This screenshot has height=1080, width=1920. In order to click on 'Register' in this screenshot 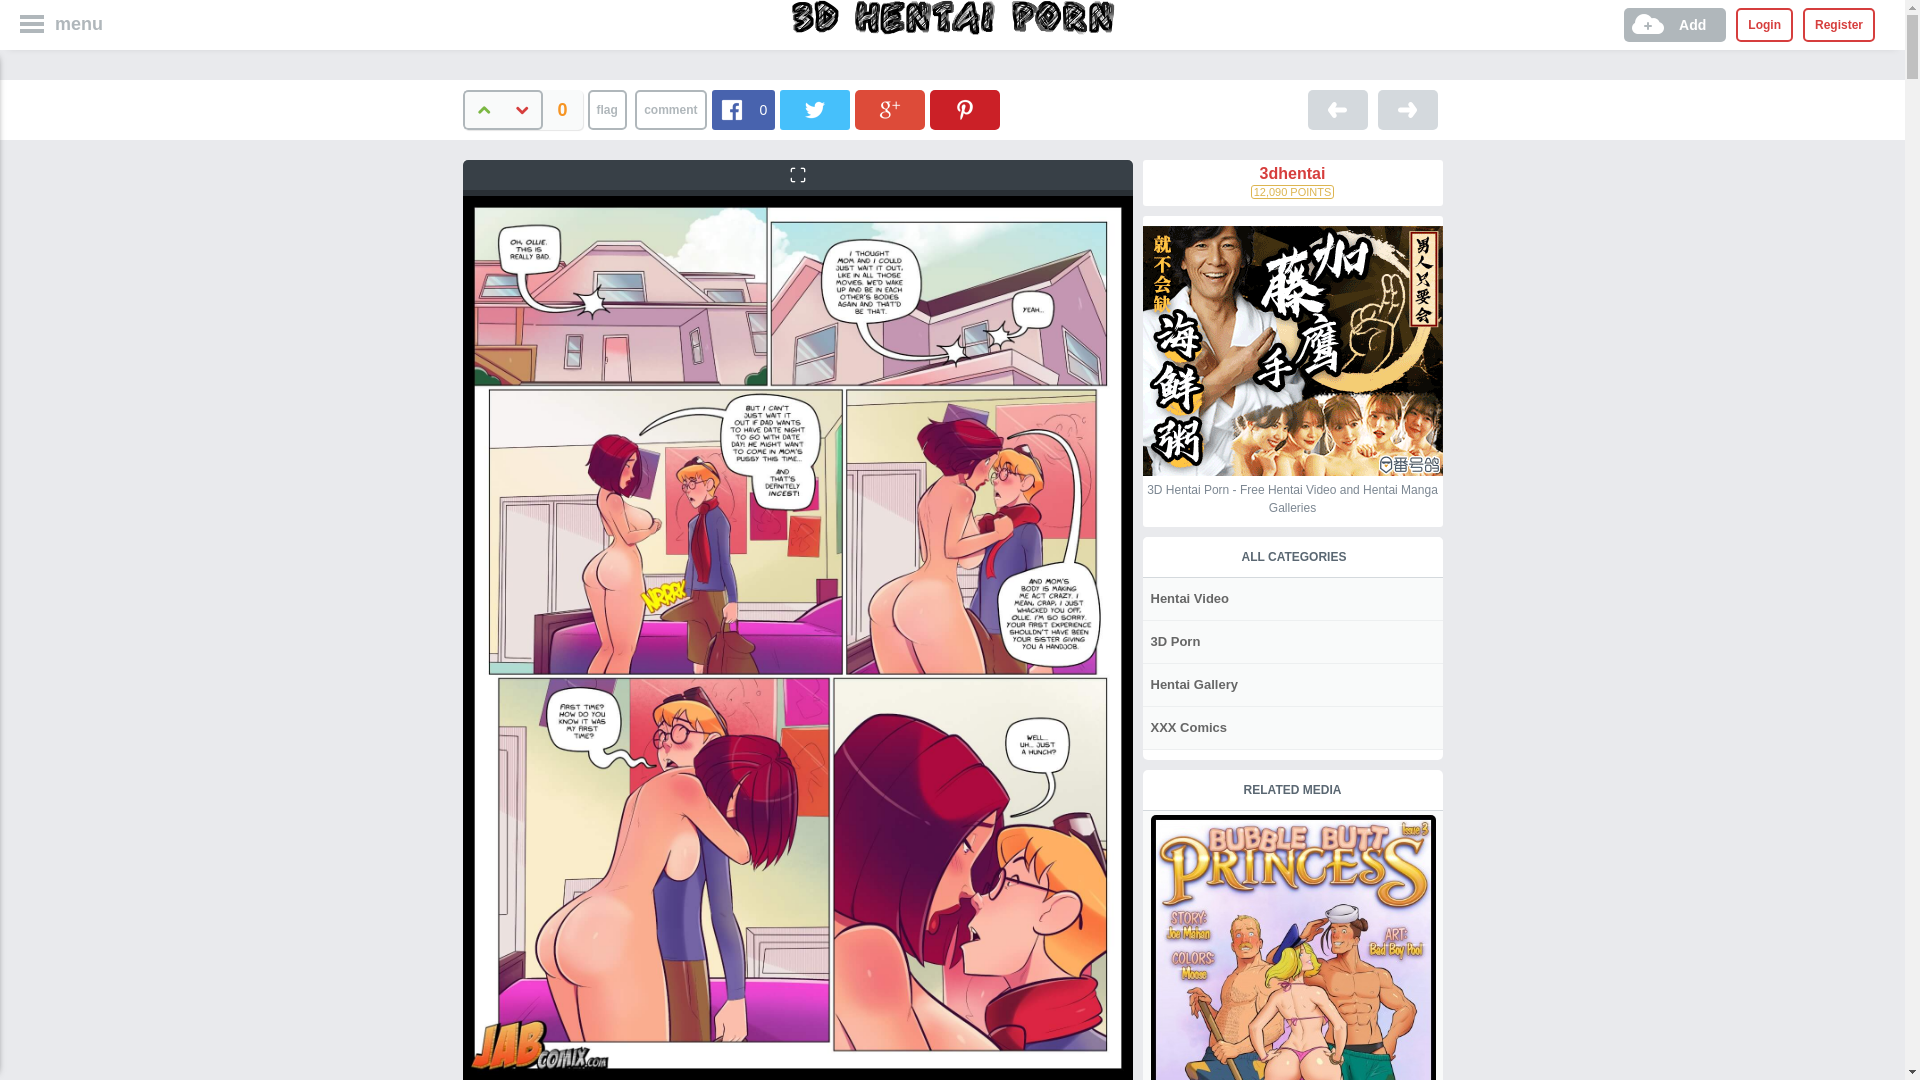, I will do `click(1803, 24)`.